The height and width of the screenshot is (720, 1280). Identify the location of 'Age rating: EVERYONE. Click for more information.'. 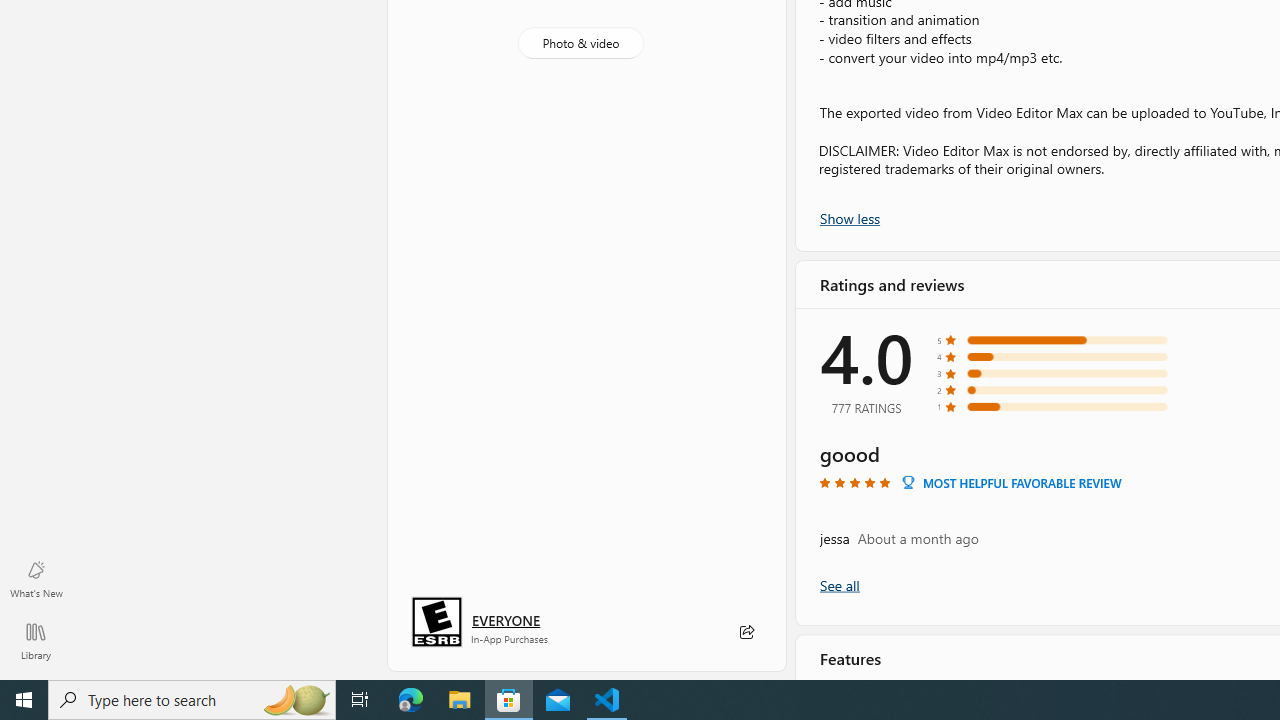
(506, 618).